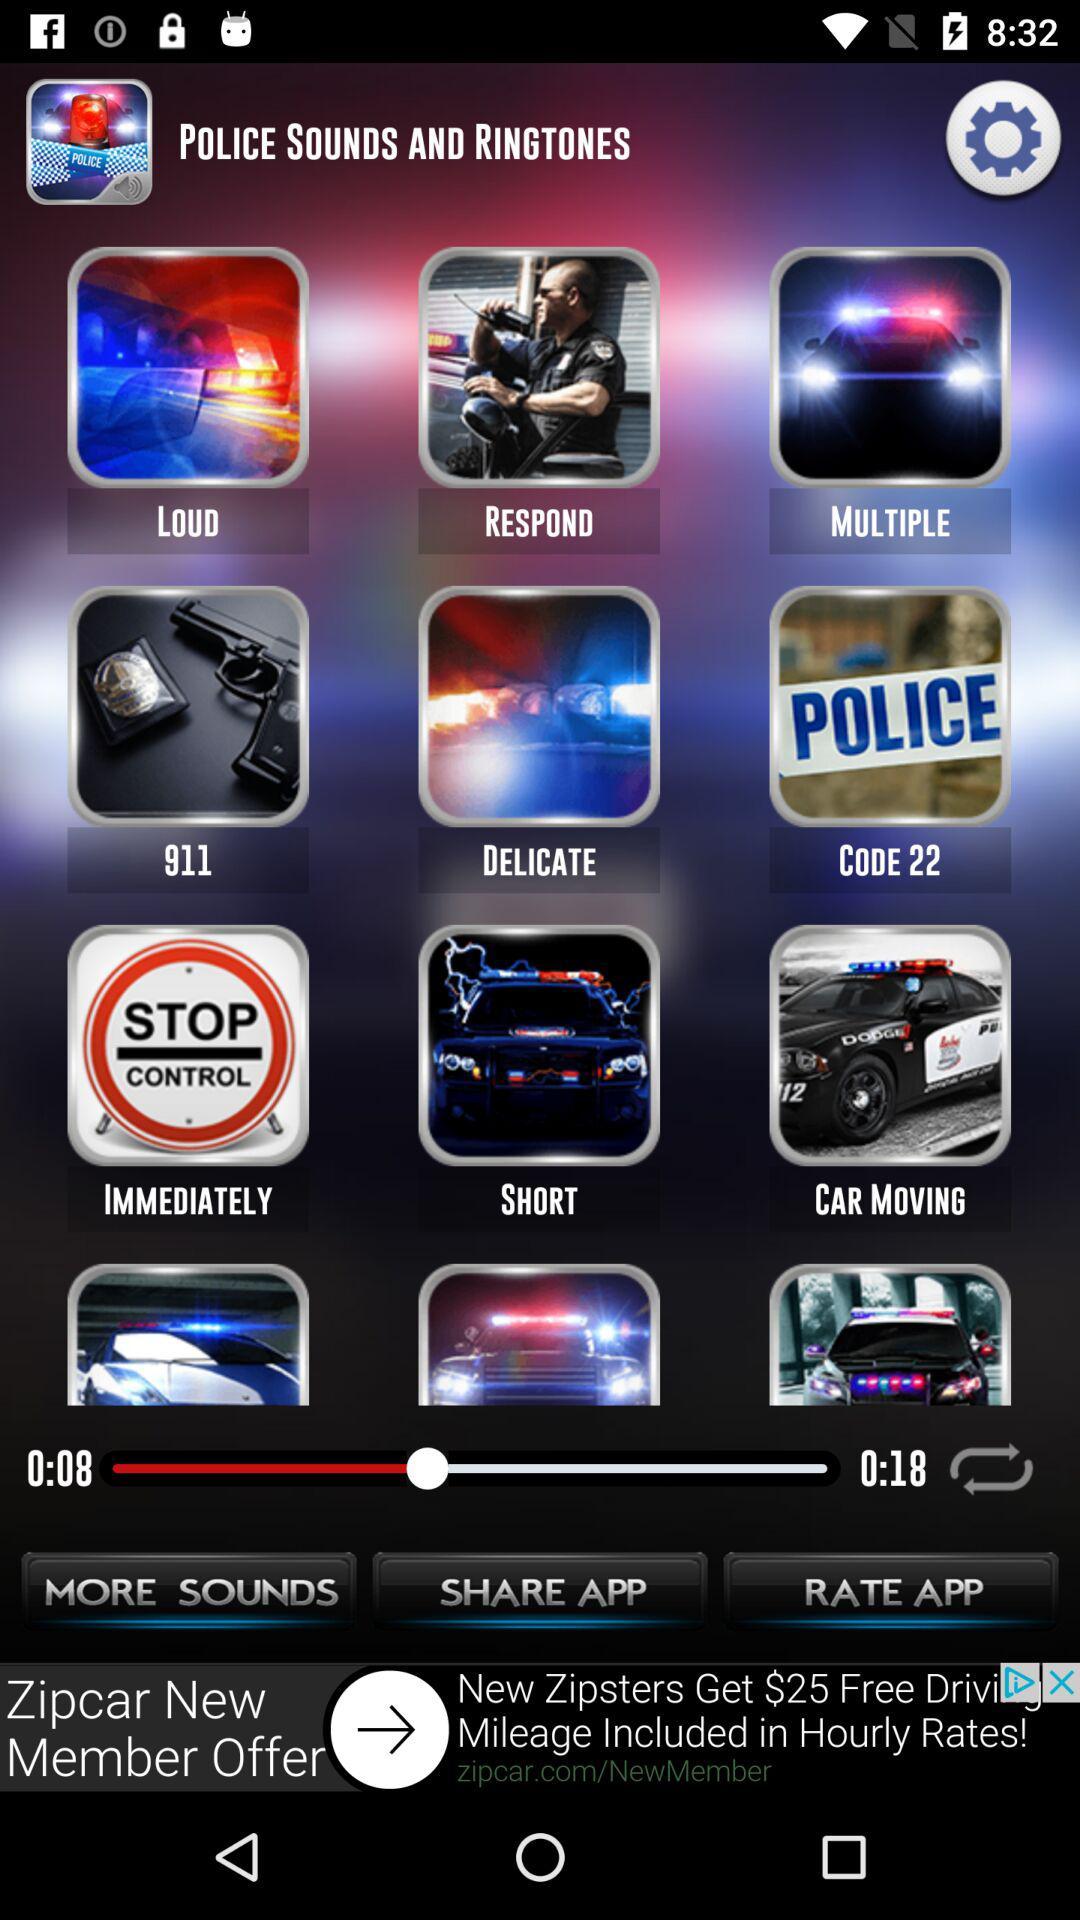  What do you see at coordinates (189, 1596) in the screenshot?
I see `the button which is left side of the share app` at bounding box center [189, 1596].